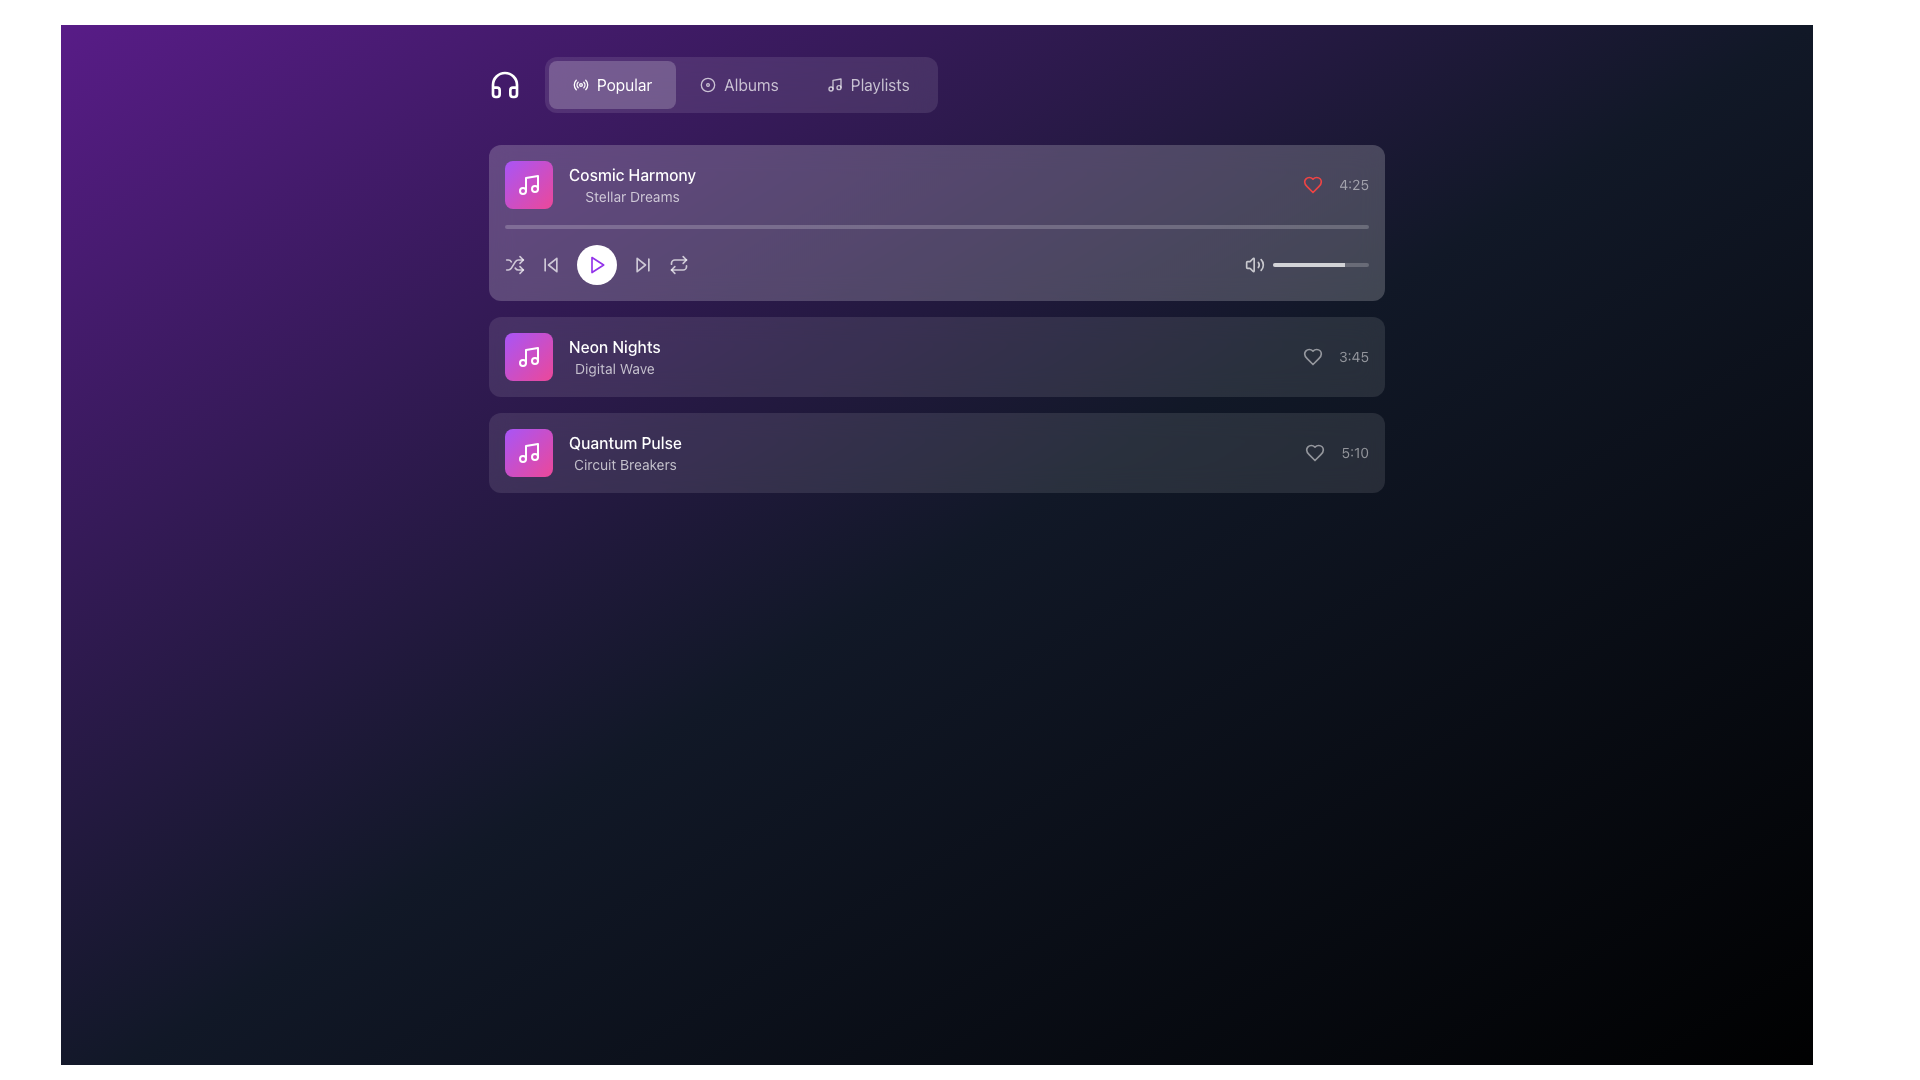 This screenshot has height=1080, width=1920. What do you see at coordinates (579, 83) in the screenshot?
I see `the Decorative Indicator Icon that indicates the active status of the 'Popular' menu item, which is positioned to the left of the 'Popular' label` at bounding box center [579, 83].